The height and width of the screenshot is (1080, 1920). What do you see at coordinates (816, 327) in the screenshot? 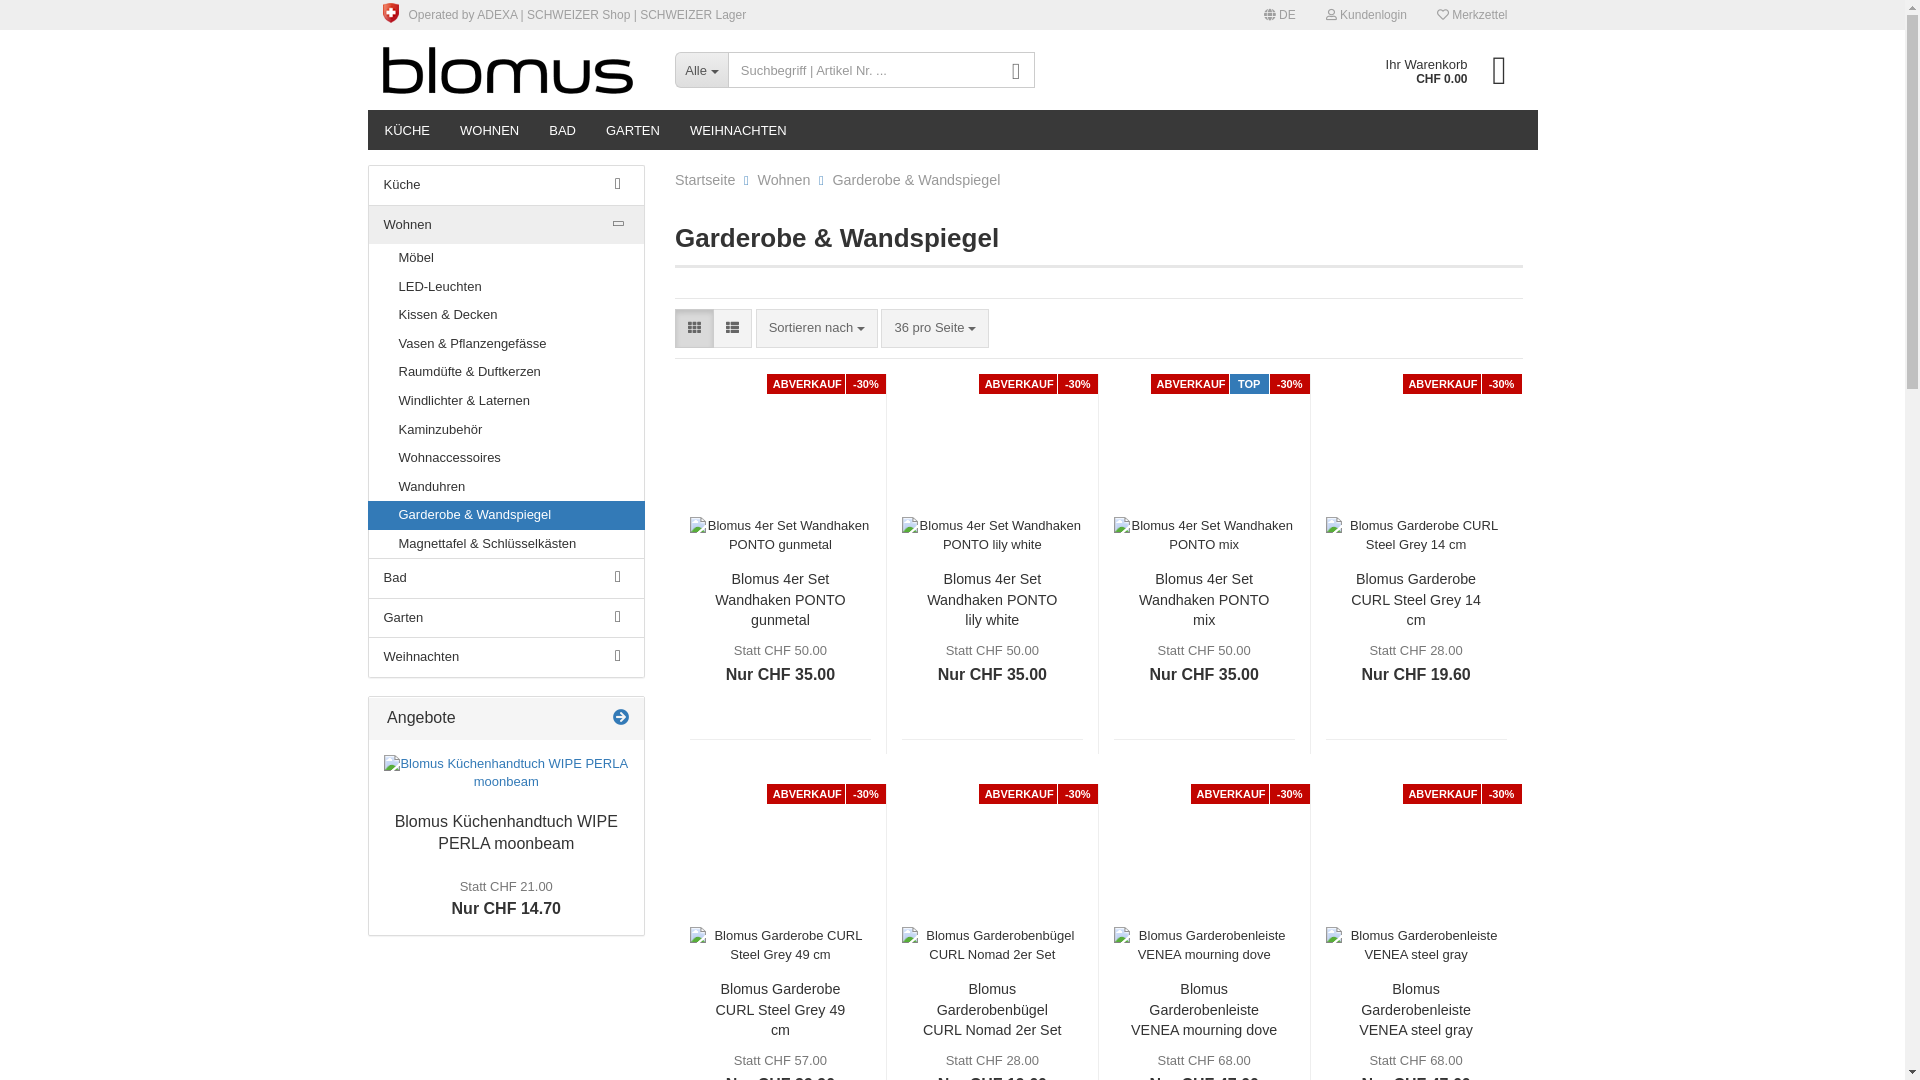
I see `'Sortieren nach'` at bounding box center [816, 327].